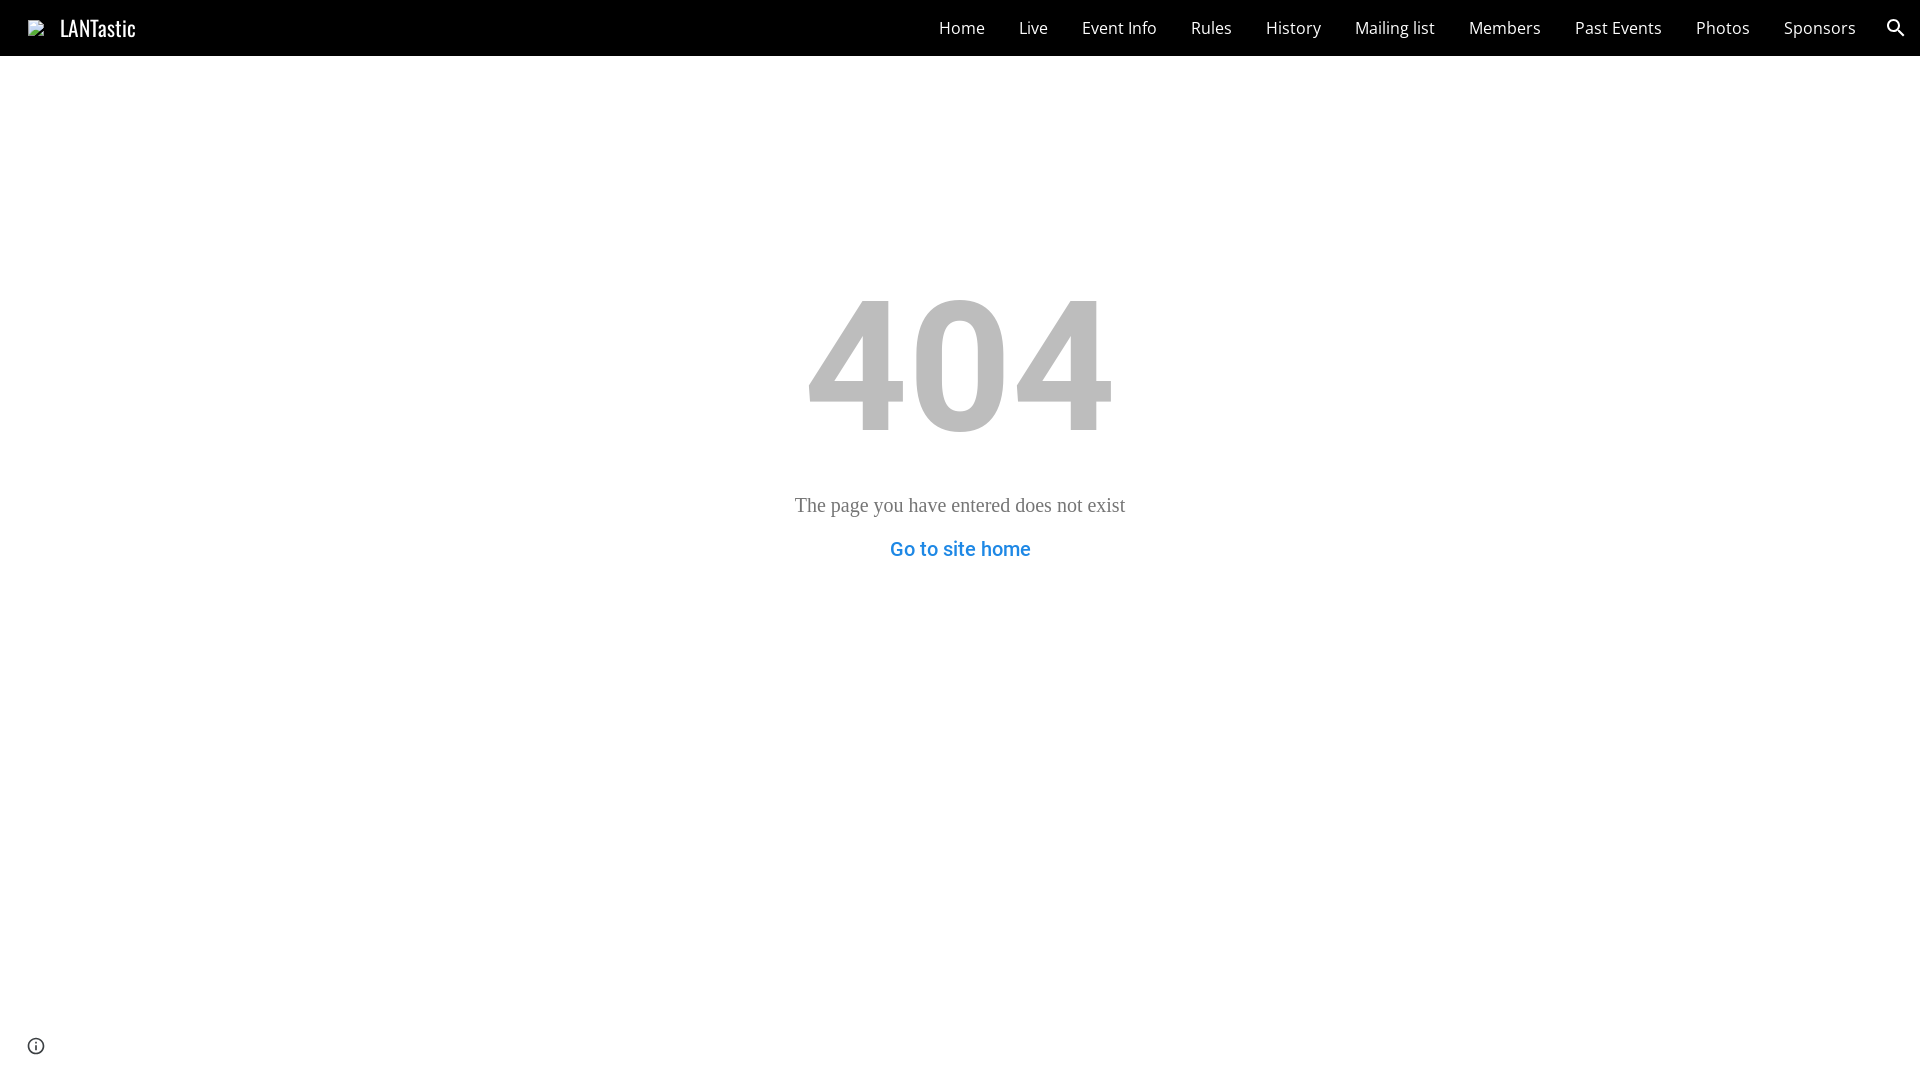 The height and width of the screenshot is (1080, 1920). Describe the element at coordinates (1819, 27) in the screenshot. I see `'Sponsors'` at that location.